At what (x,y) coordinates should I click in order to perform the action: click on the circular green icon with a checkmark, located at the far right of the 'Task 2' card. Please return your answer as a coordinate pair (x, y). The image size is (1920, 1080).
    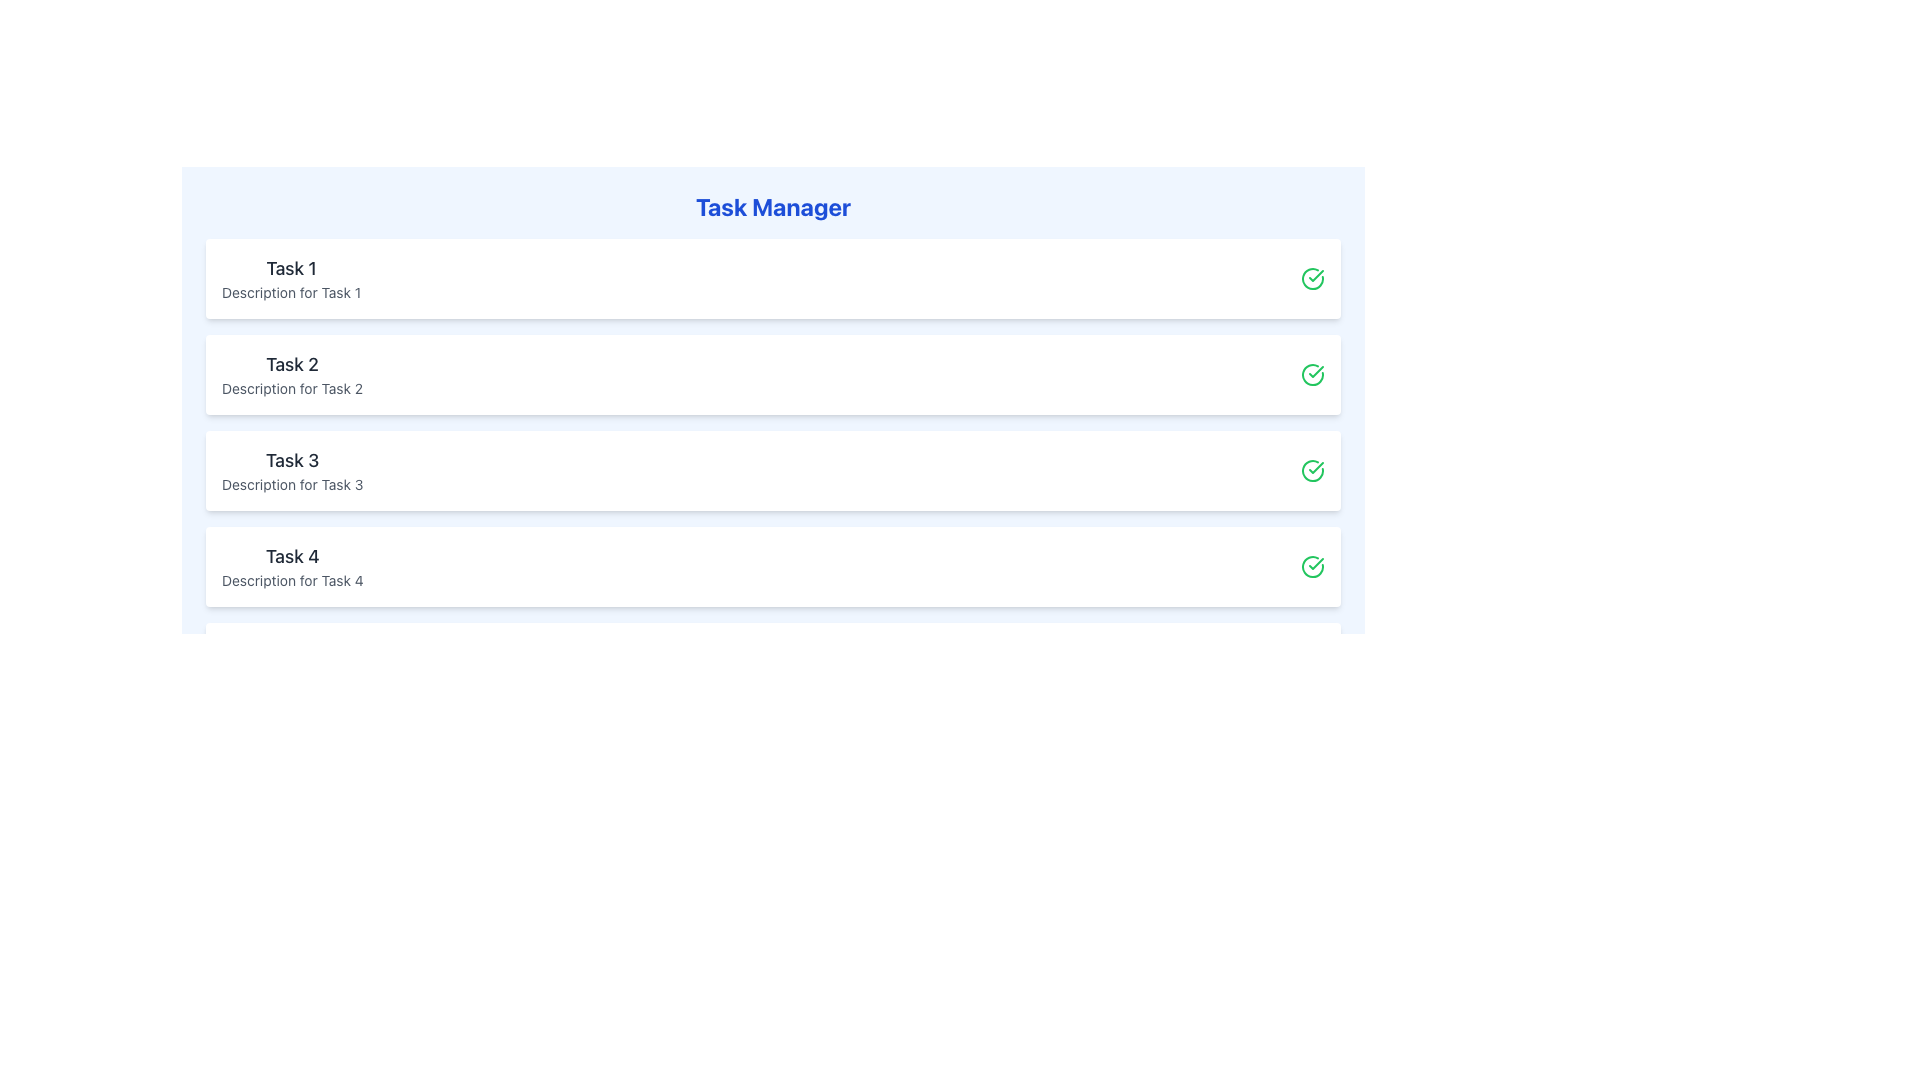
    Looking at the image, I should click on (1313, 374).